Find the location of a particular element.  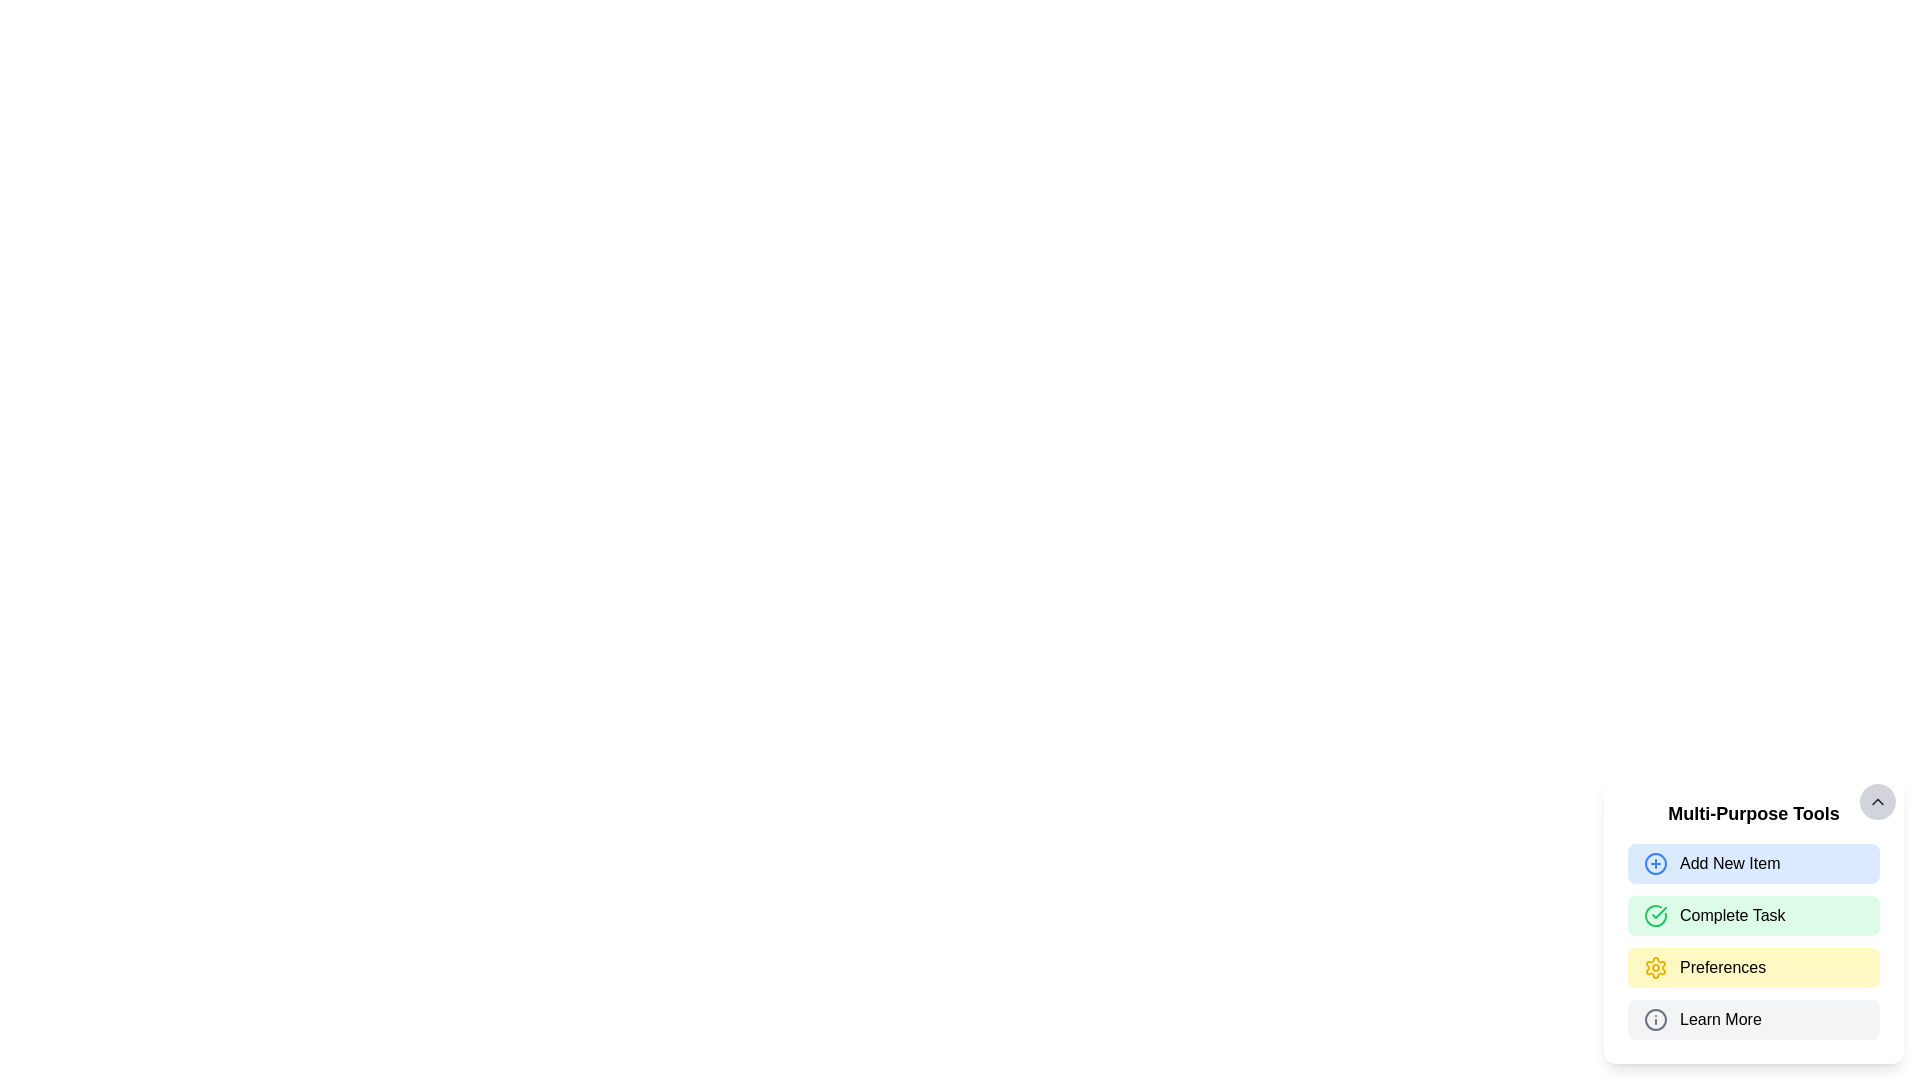

the yellow gear icon located to the left of the 'Preferences' text within the button to interact with it is located at coordinates (1656, 967).